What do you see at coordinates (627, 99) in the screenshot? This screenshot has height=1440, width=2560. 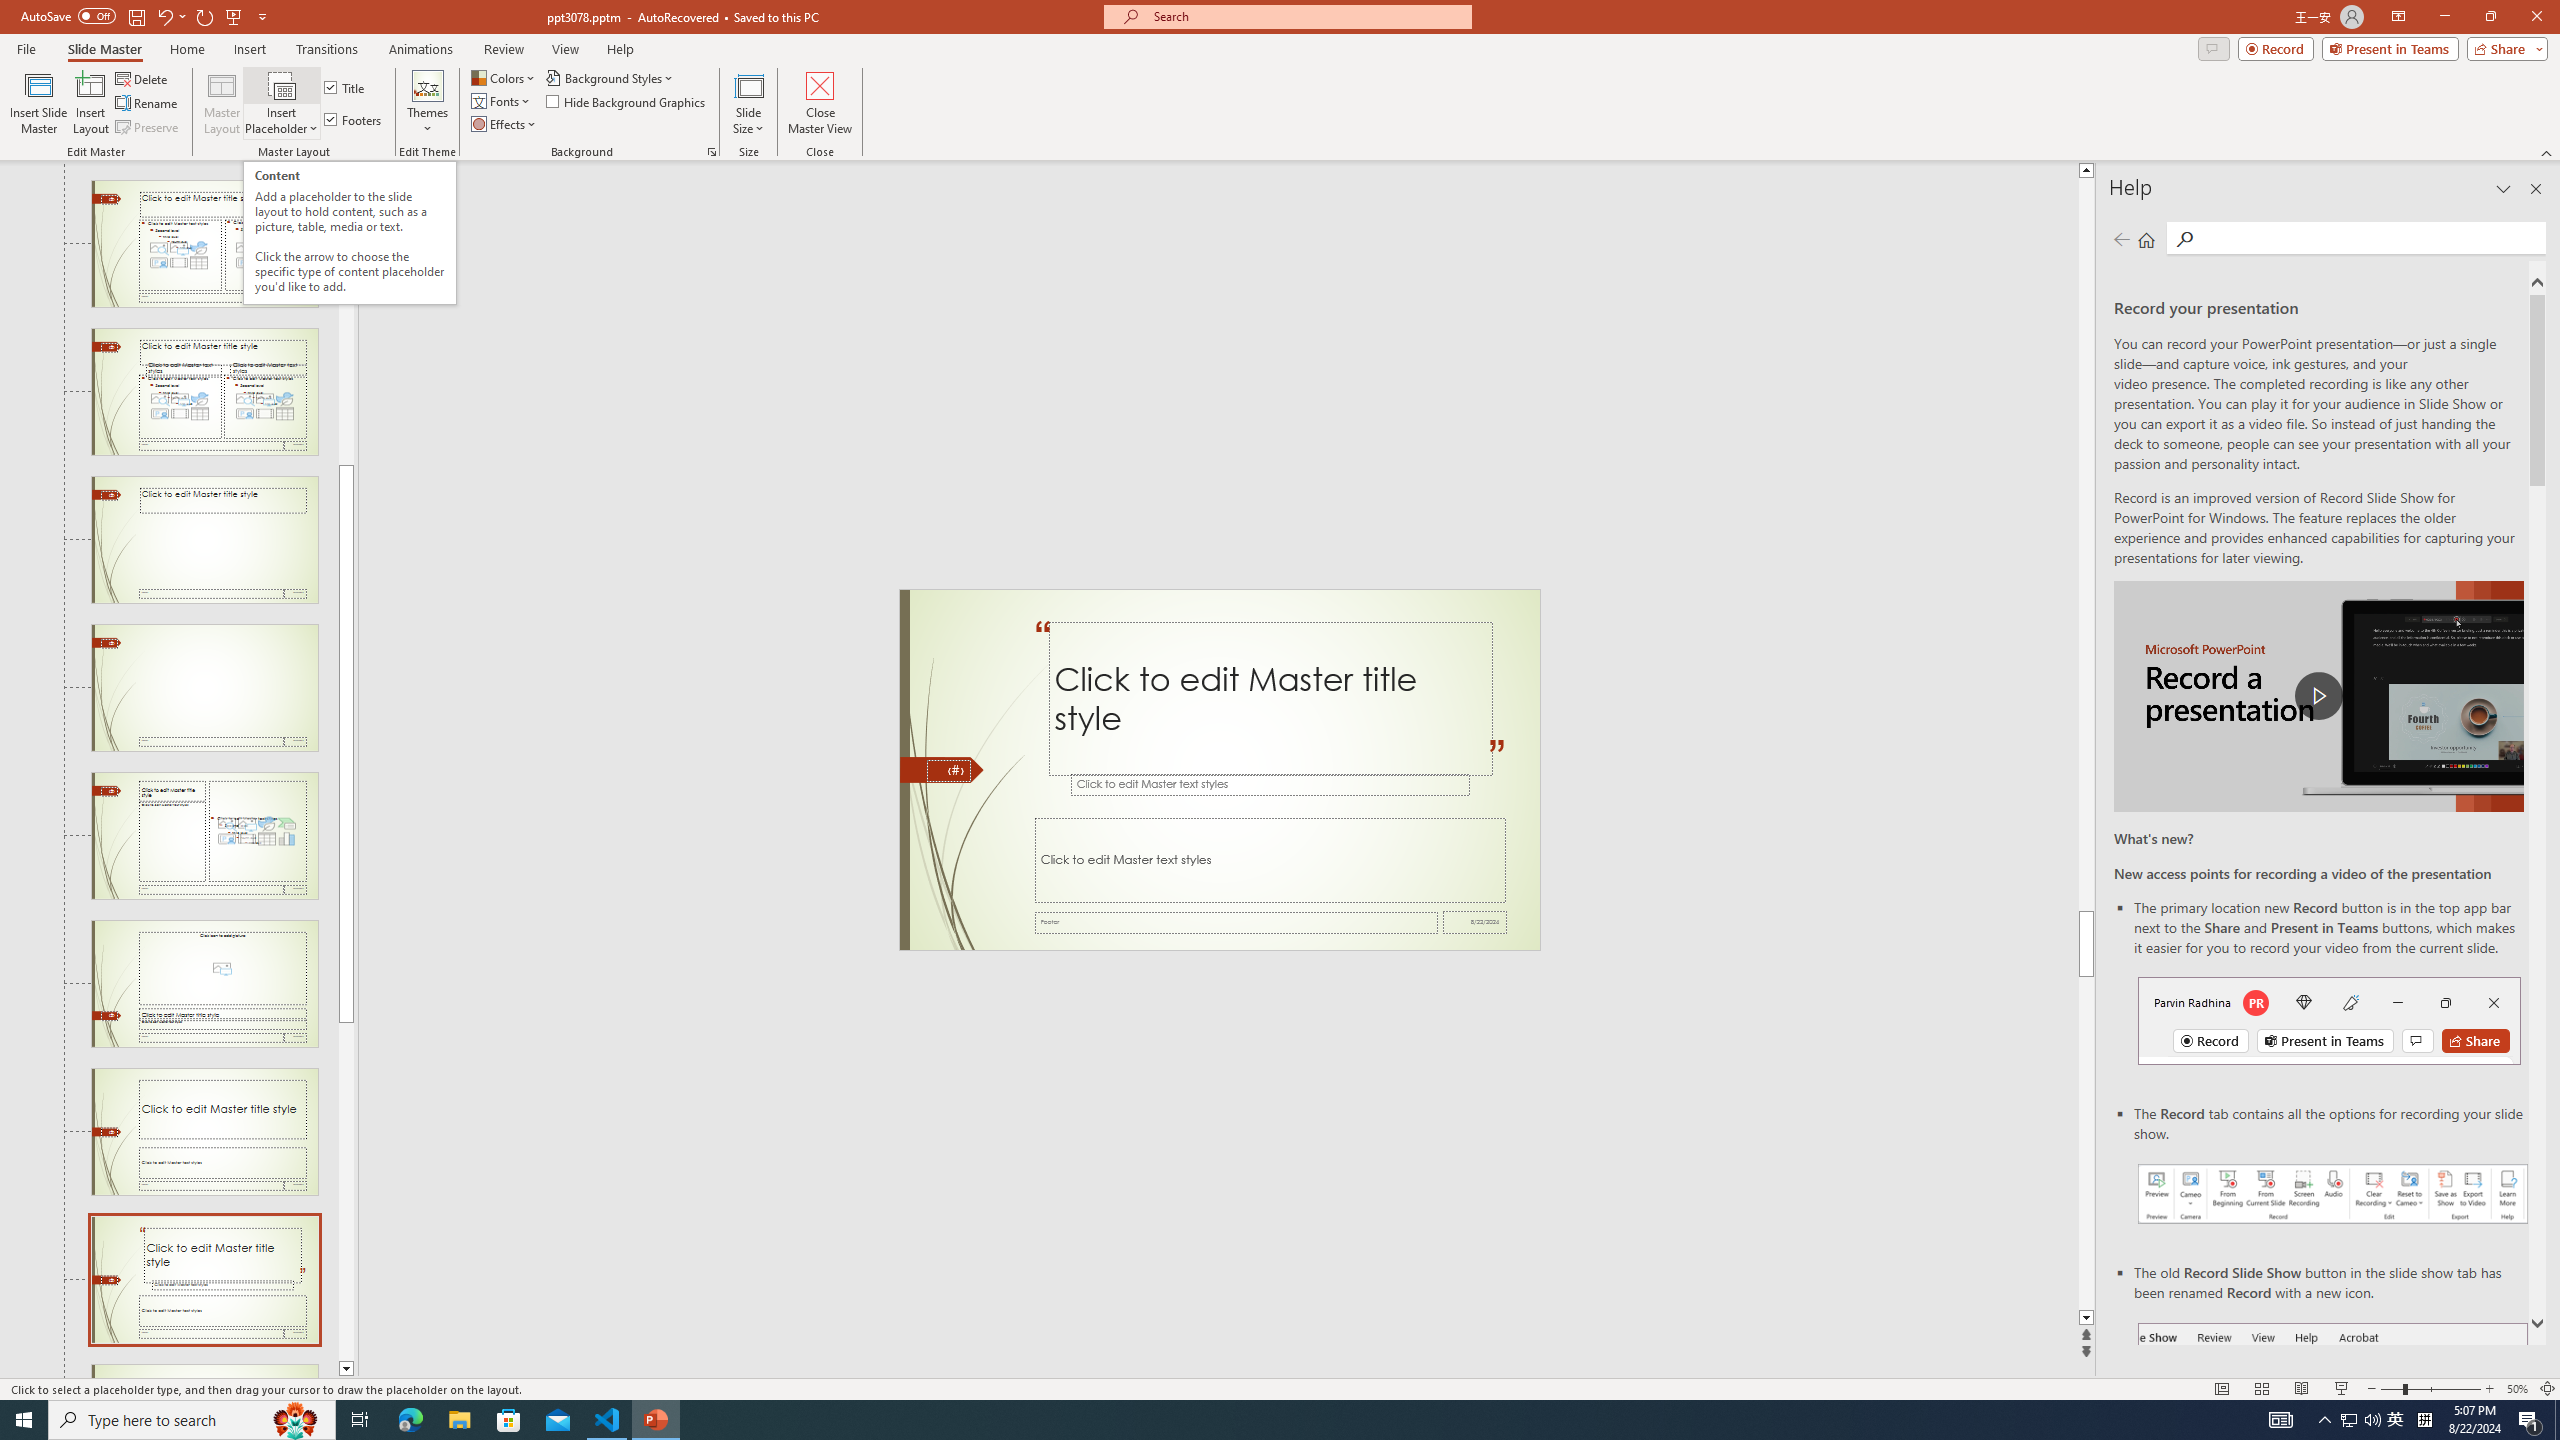 I see `'Hide Background Graphics'` at bounding box center [627, 99].